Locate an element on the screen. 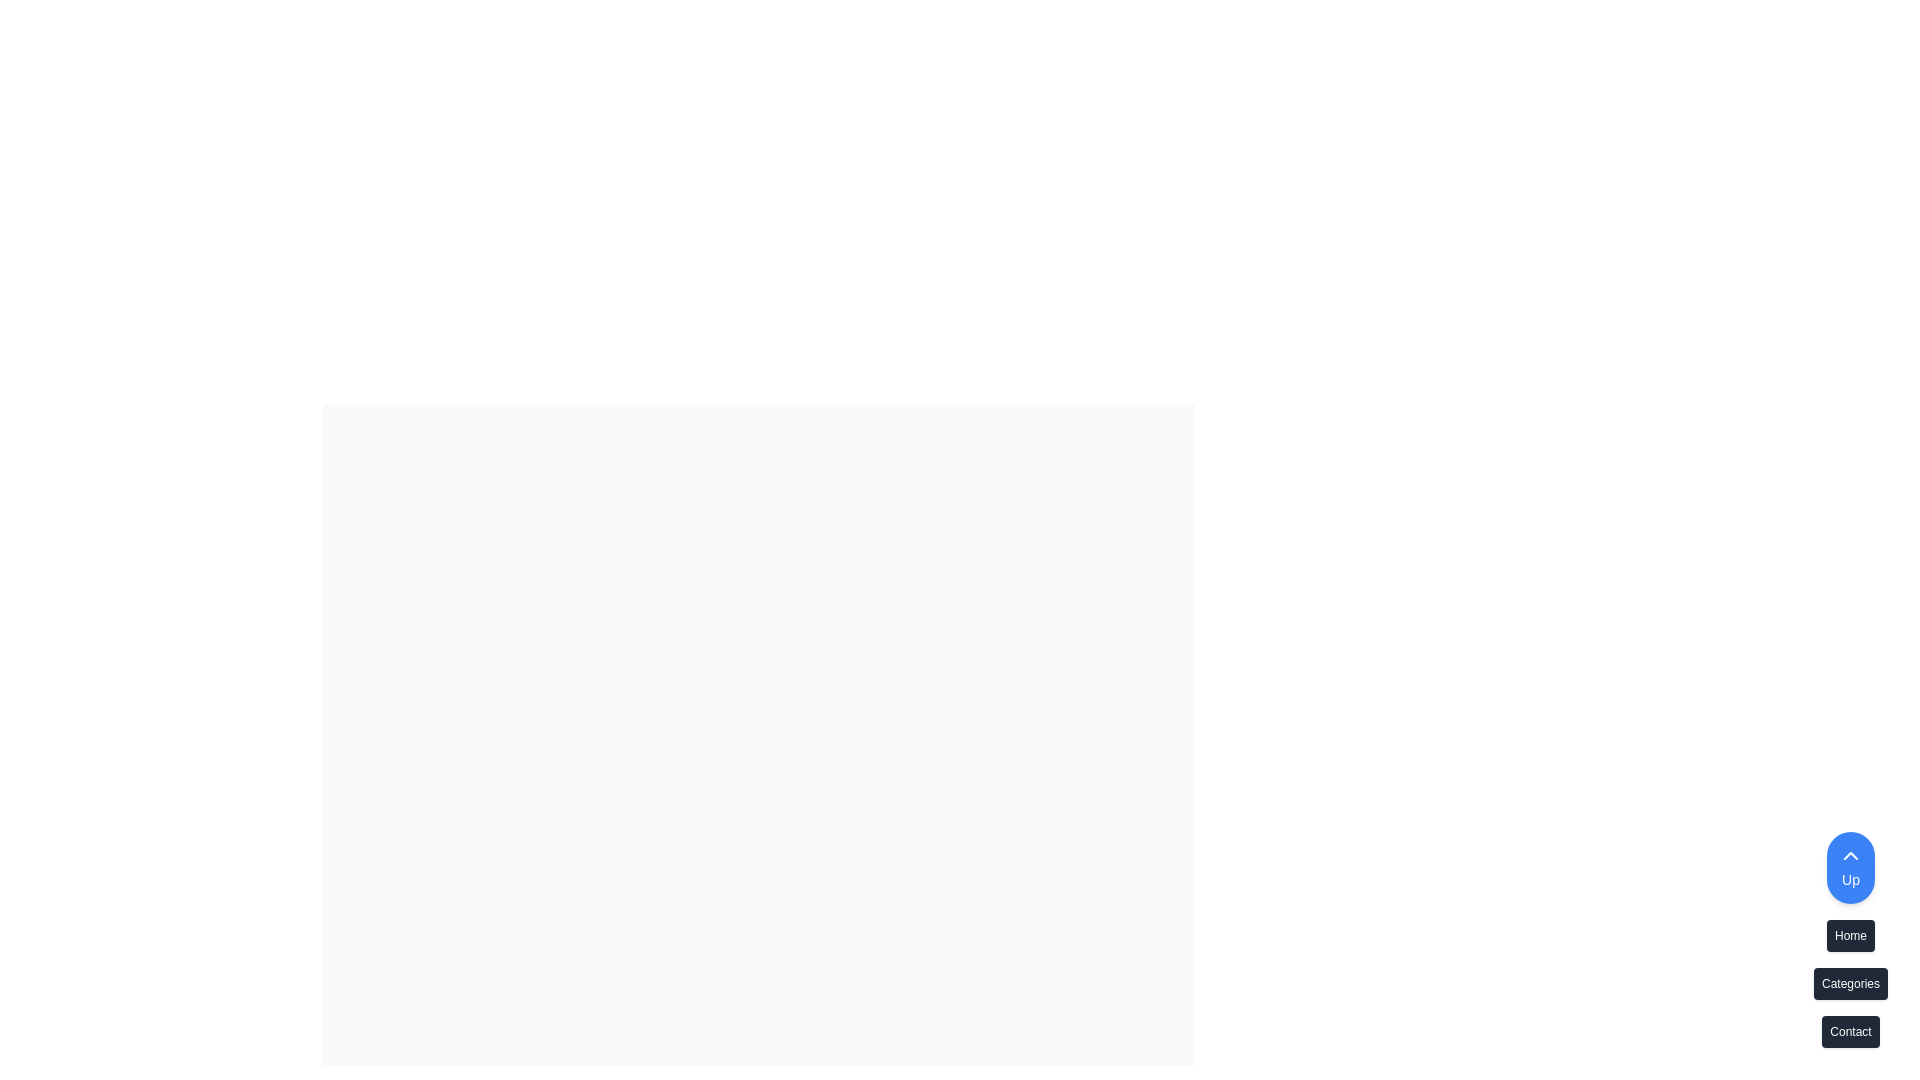 The height and width of the screenshot is (1080, 1920). the 'Up' text label within the button component located at the bottom-right corner of the interface is located at coordinates (1850, 878).